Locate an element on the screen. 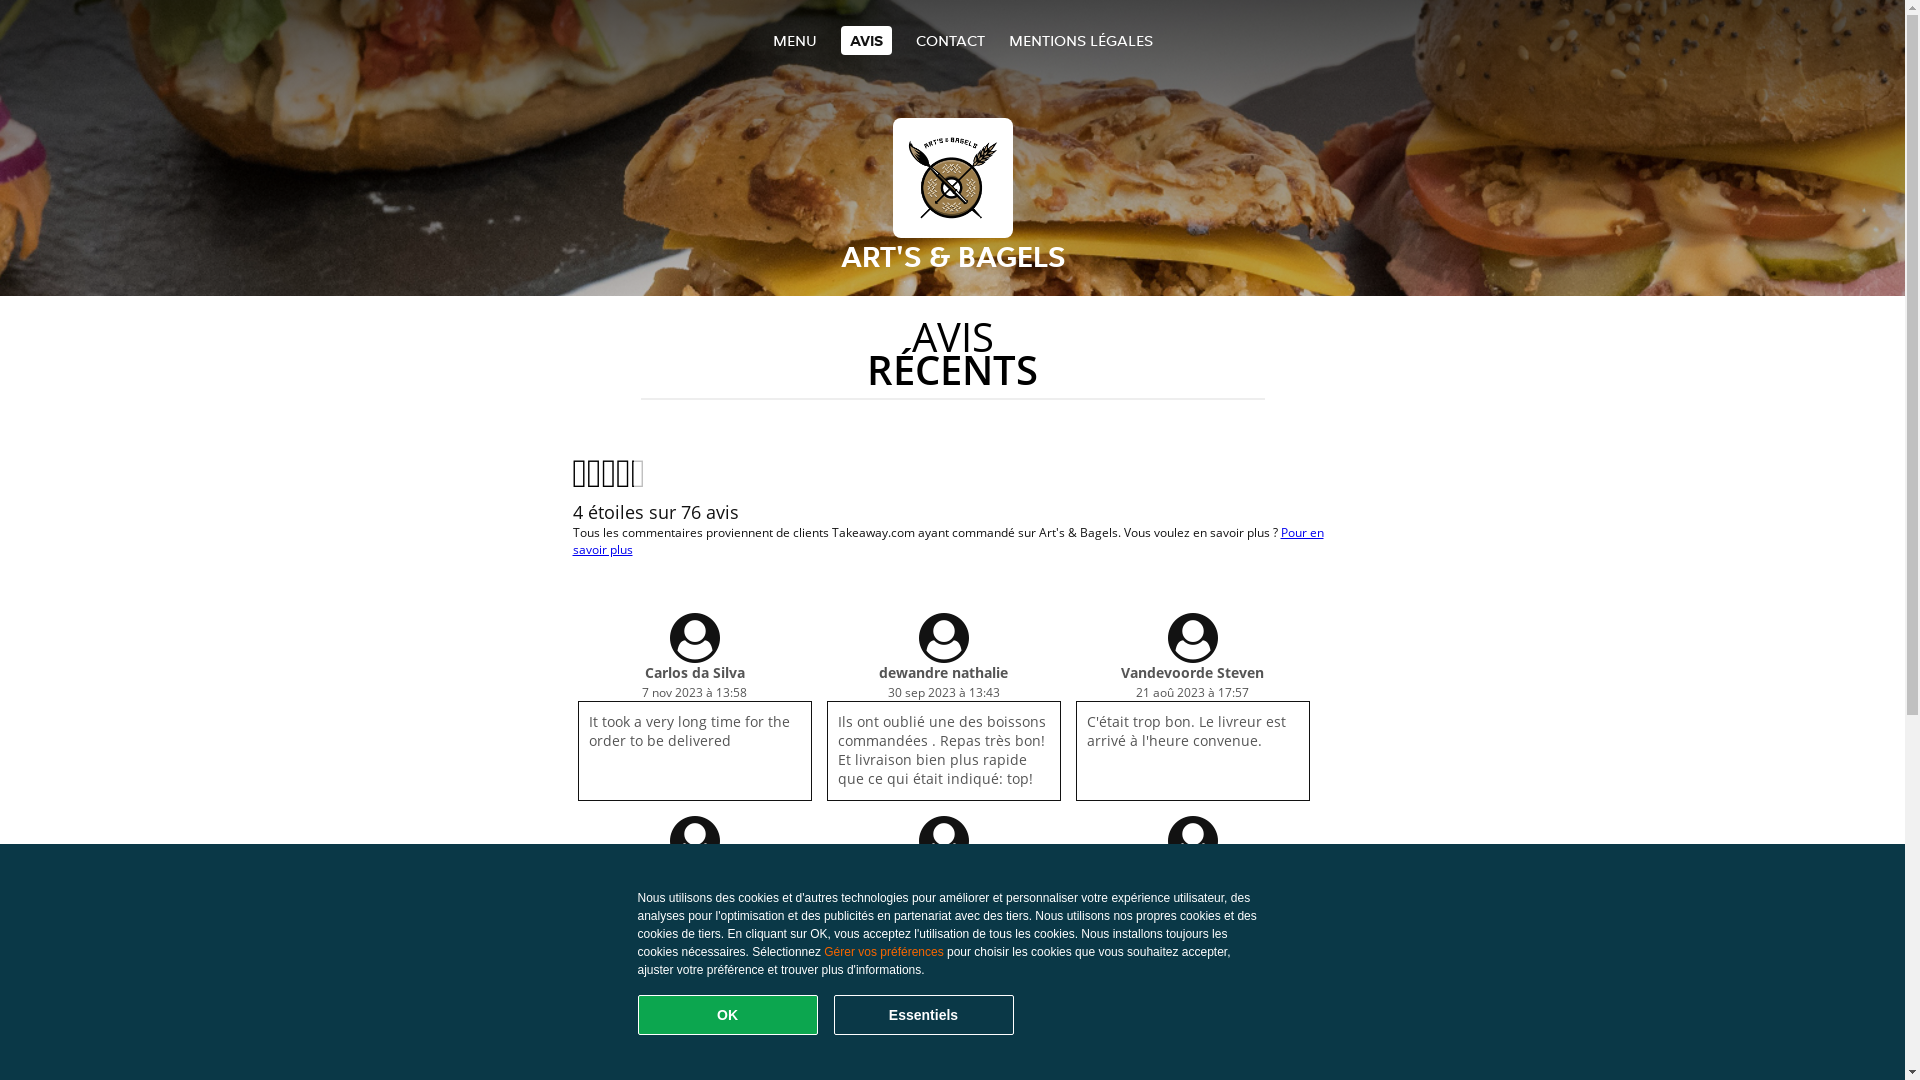 The width and height of the screenshot is (1920, 1080). 'AVIS' is located at coordinates (865, 40).